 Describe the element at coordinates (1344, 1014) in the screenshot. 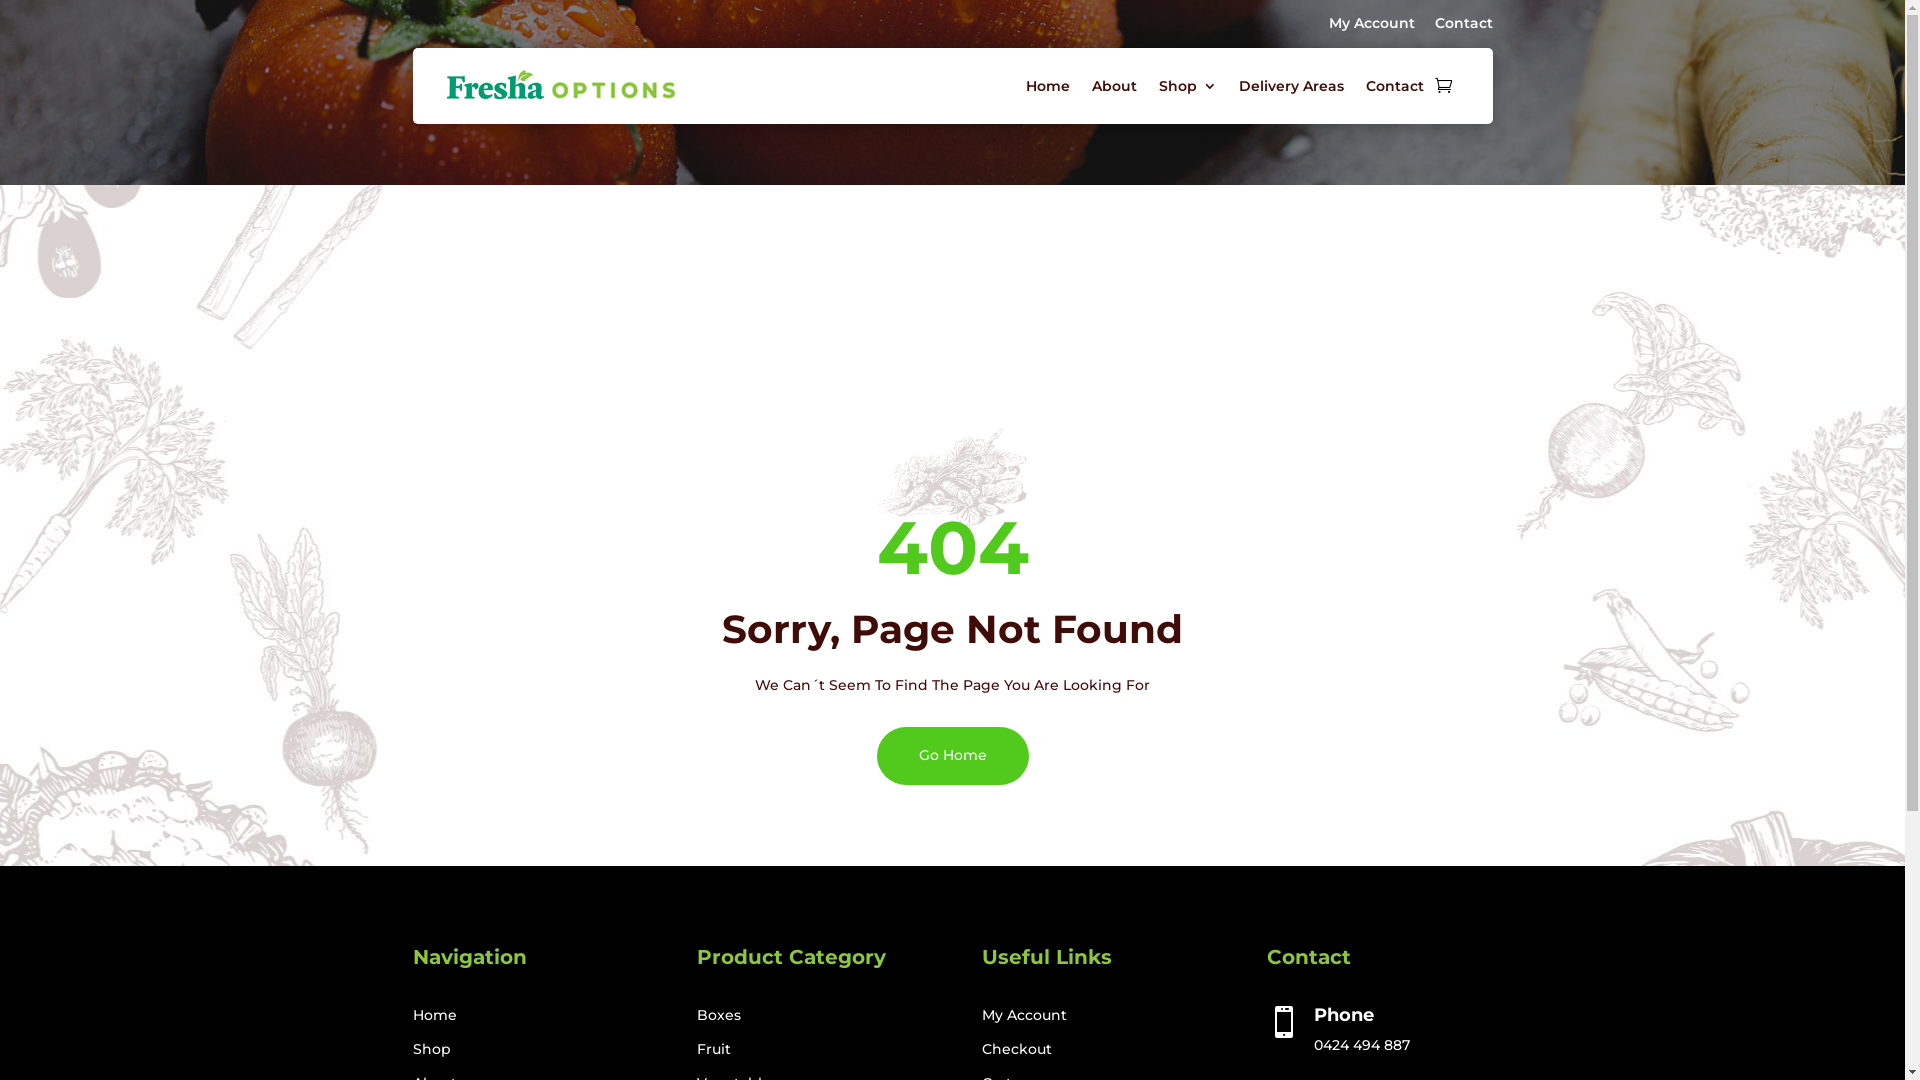

I see `'Phone'` at that location.